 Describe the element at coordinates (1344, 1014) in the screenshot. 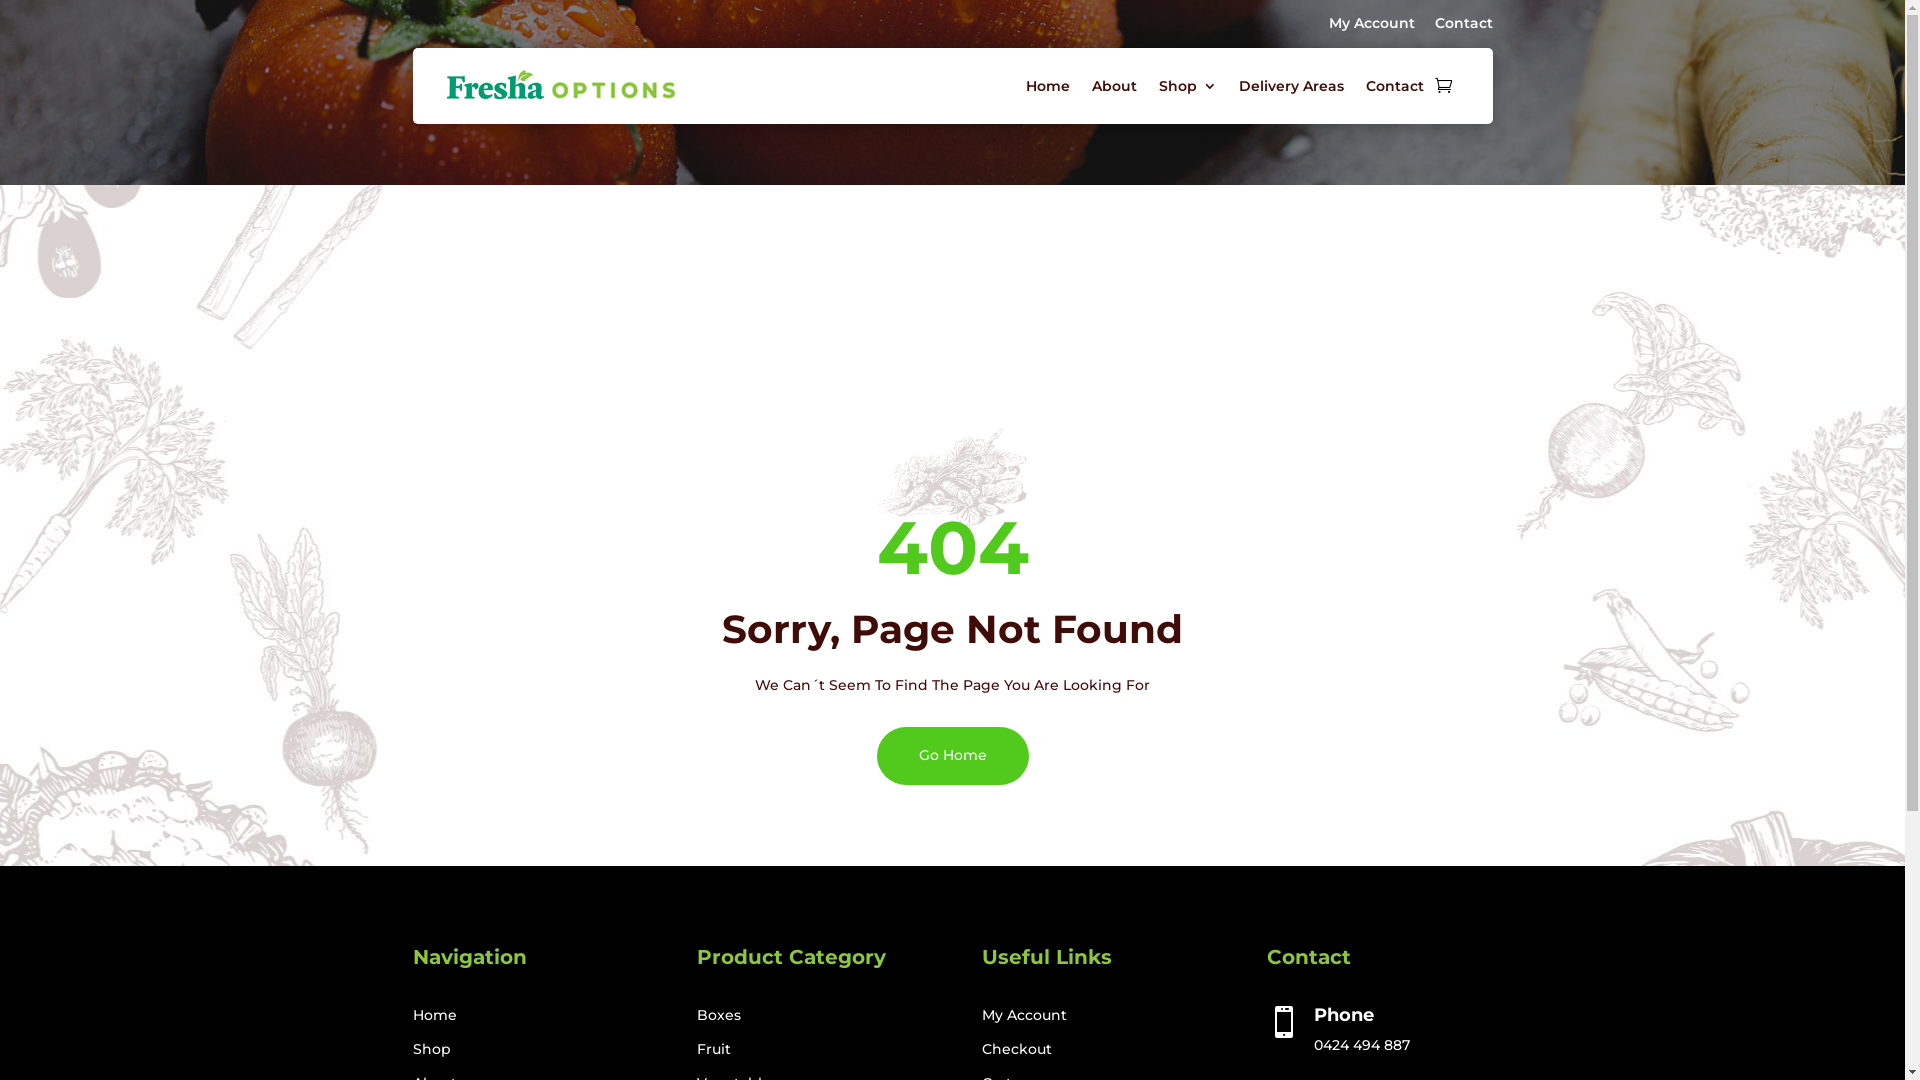

I see `'Phone'` at that location.